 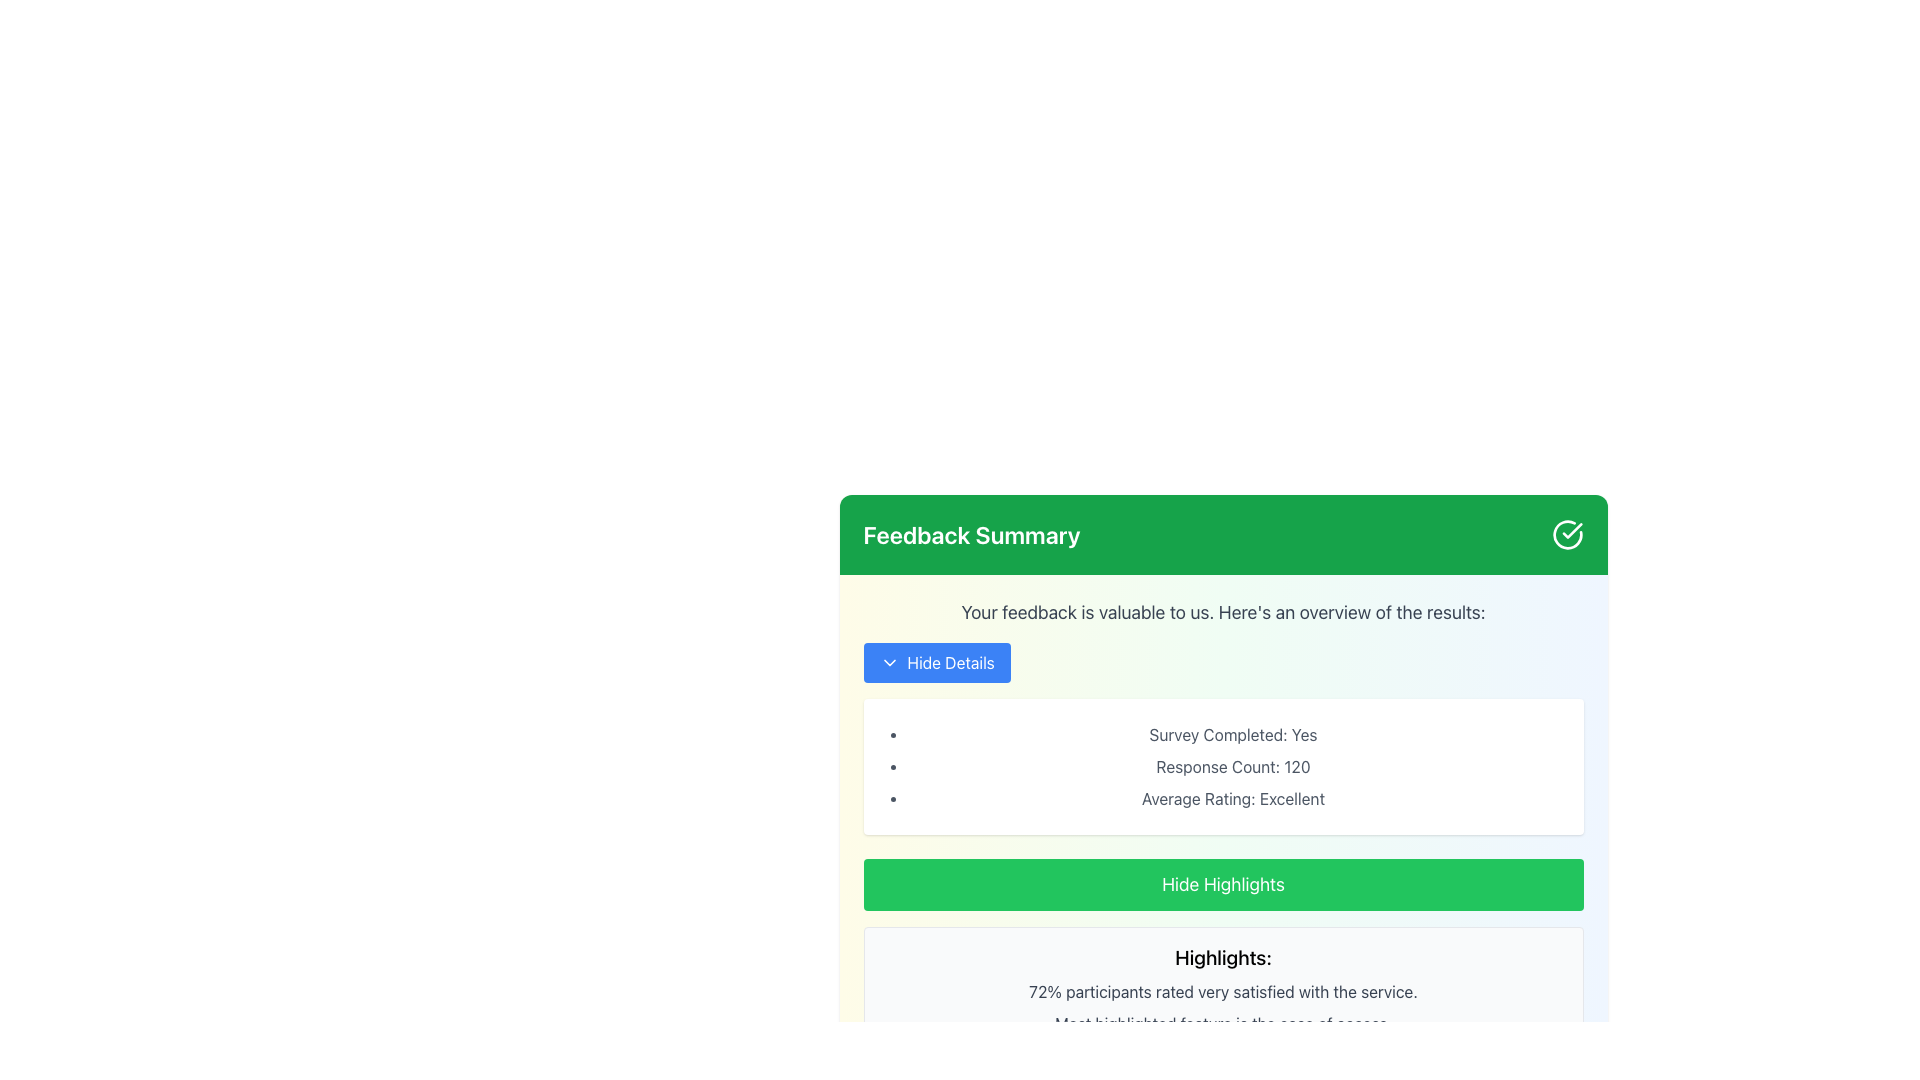 I want to click on content displayed in the Text display area located in the middle section of the 'Feedback Summary' card, directly below the section header and above the 'Hide Highlights' button, so click(x=1222, y=766).